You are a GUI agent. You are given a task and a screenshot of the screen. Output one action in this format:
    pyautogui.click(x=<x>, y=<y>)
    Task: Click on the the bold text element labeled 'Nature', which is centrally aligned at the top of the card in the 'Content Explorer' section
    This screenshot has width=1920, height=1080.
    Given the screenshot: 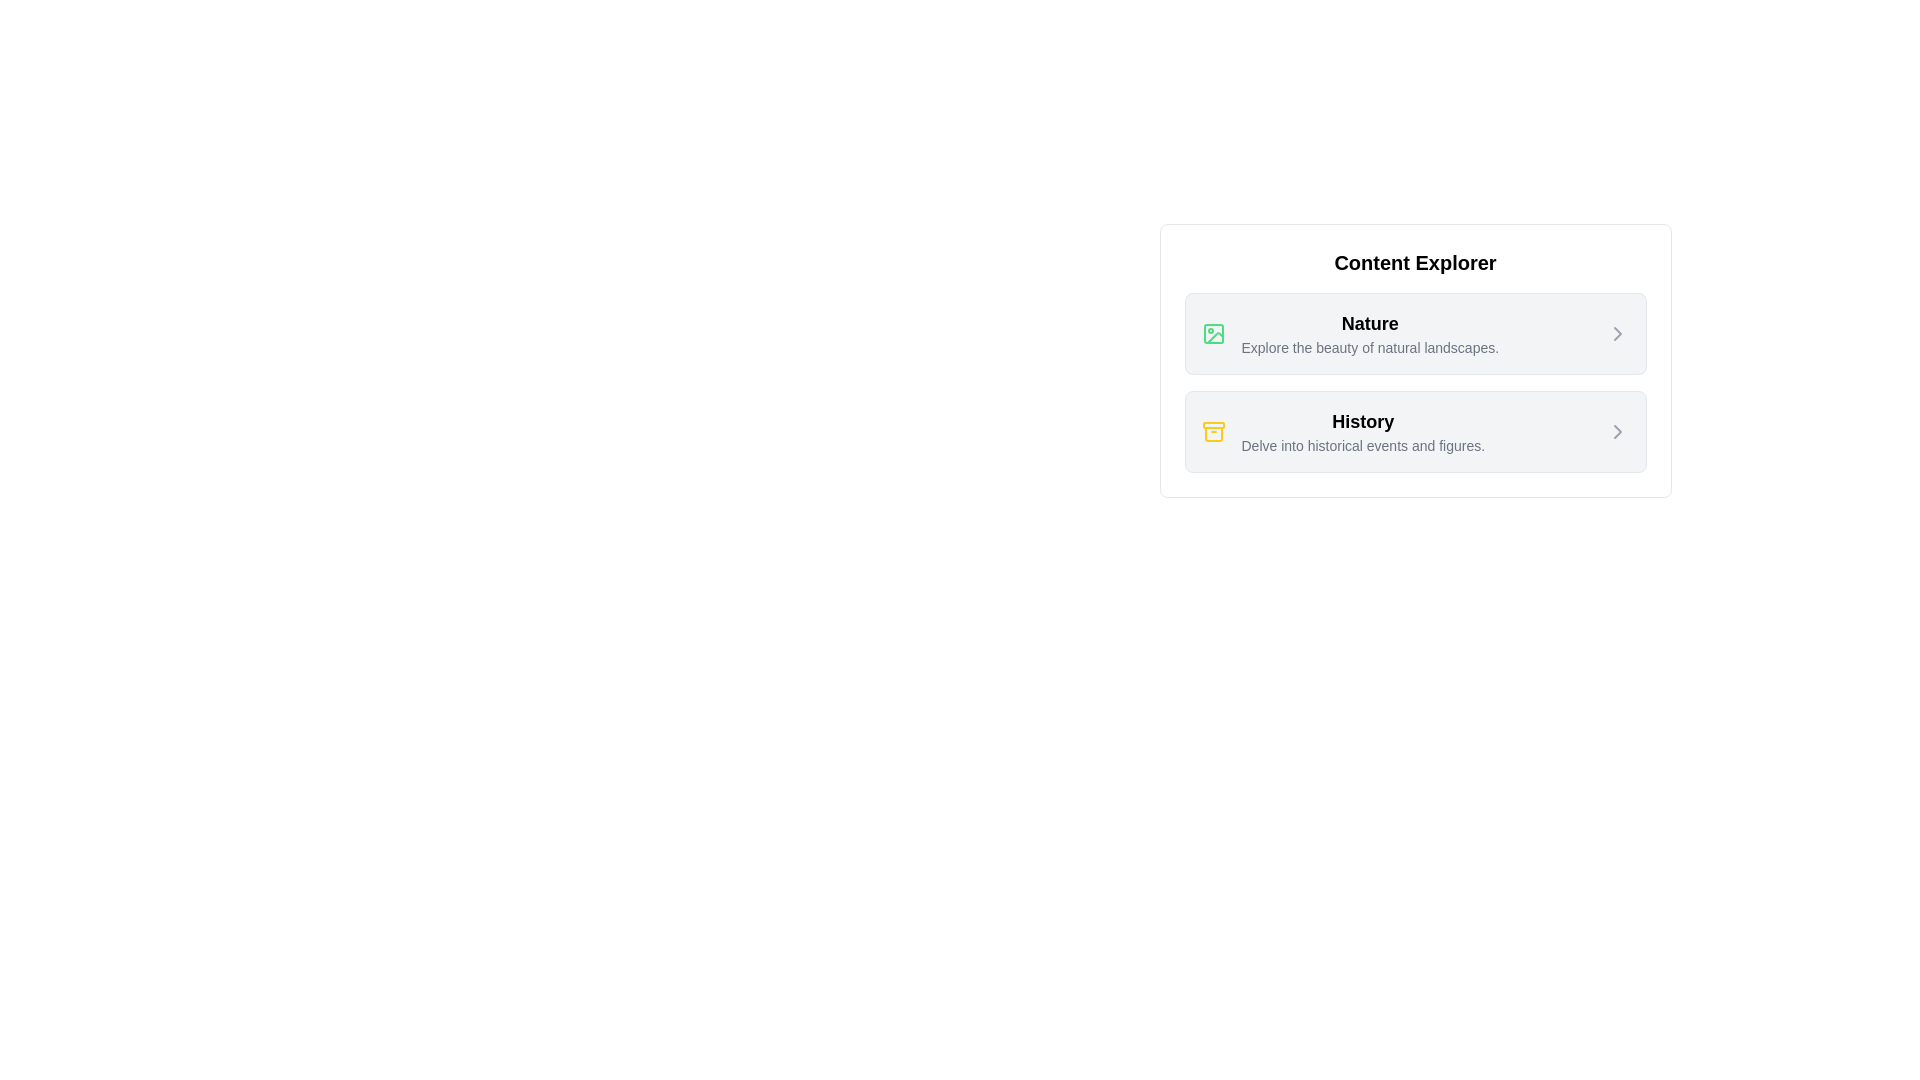 What is the action you would take?
    pyautogui.click(x=1369, y=323)
    